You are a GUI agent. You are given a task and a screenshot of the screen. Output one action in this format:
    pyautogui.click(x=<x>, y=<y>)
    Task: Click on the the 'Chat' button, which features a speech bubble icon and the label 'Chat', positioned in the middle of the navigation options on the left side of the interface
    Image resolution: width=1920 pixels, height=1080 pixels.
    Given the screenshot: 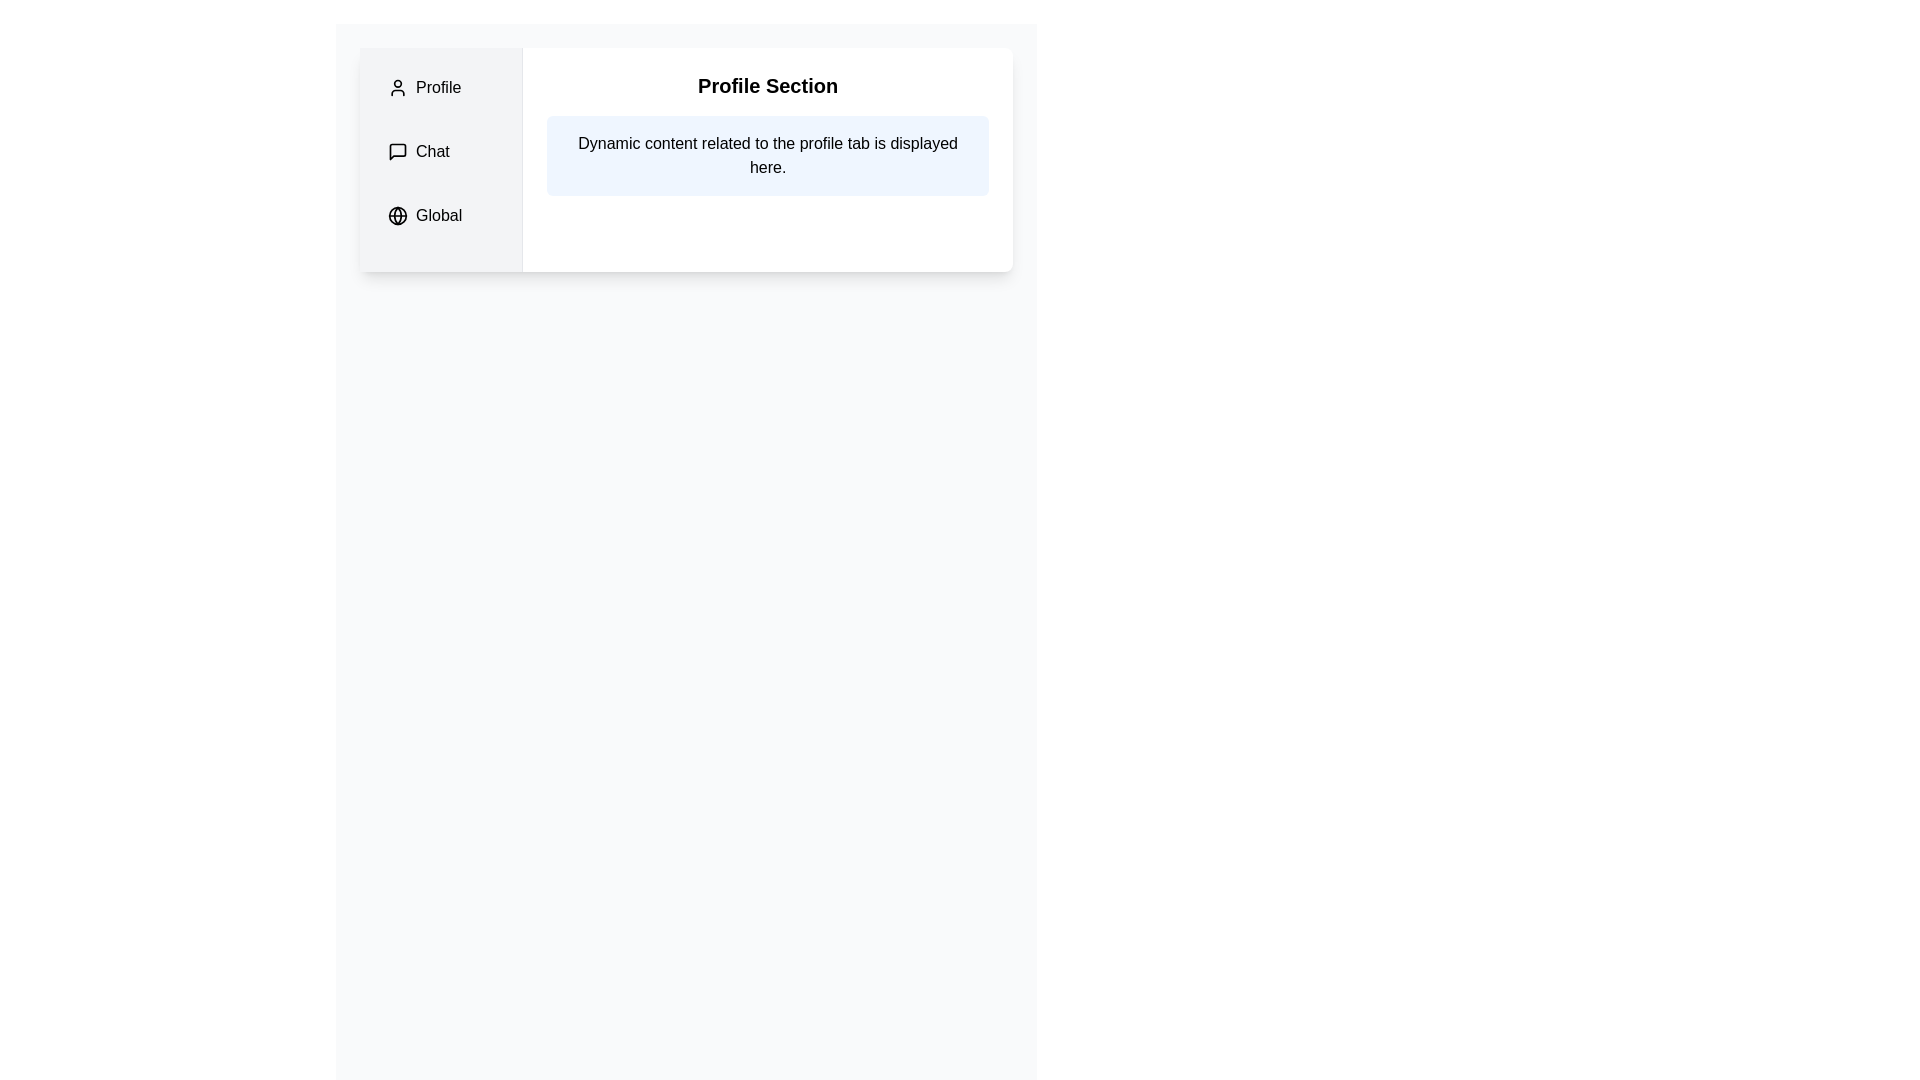 What is the action you would take?
    pyautogui.click(x=440, y=150)
    